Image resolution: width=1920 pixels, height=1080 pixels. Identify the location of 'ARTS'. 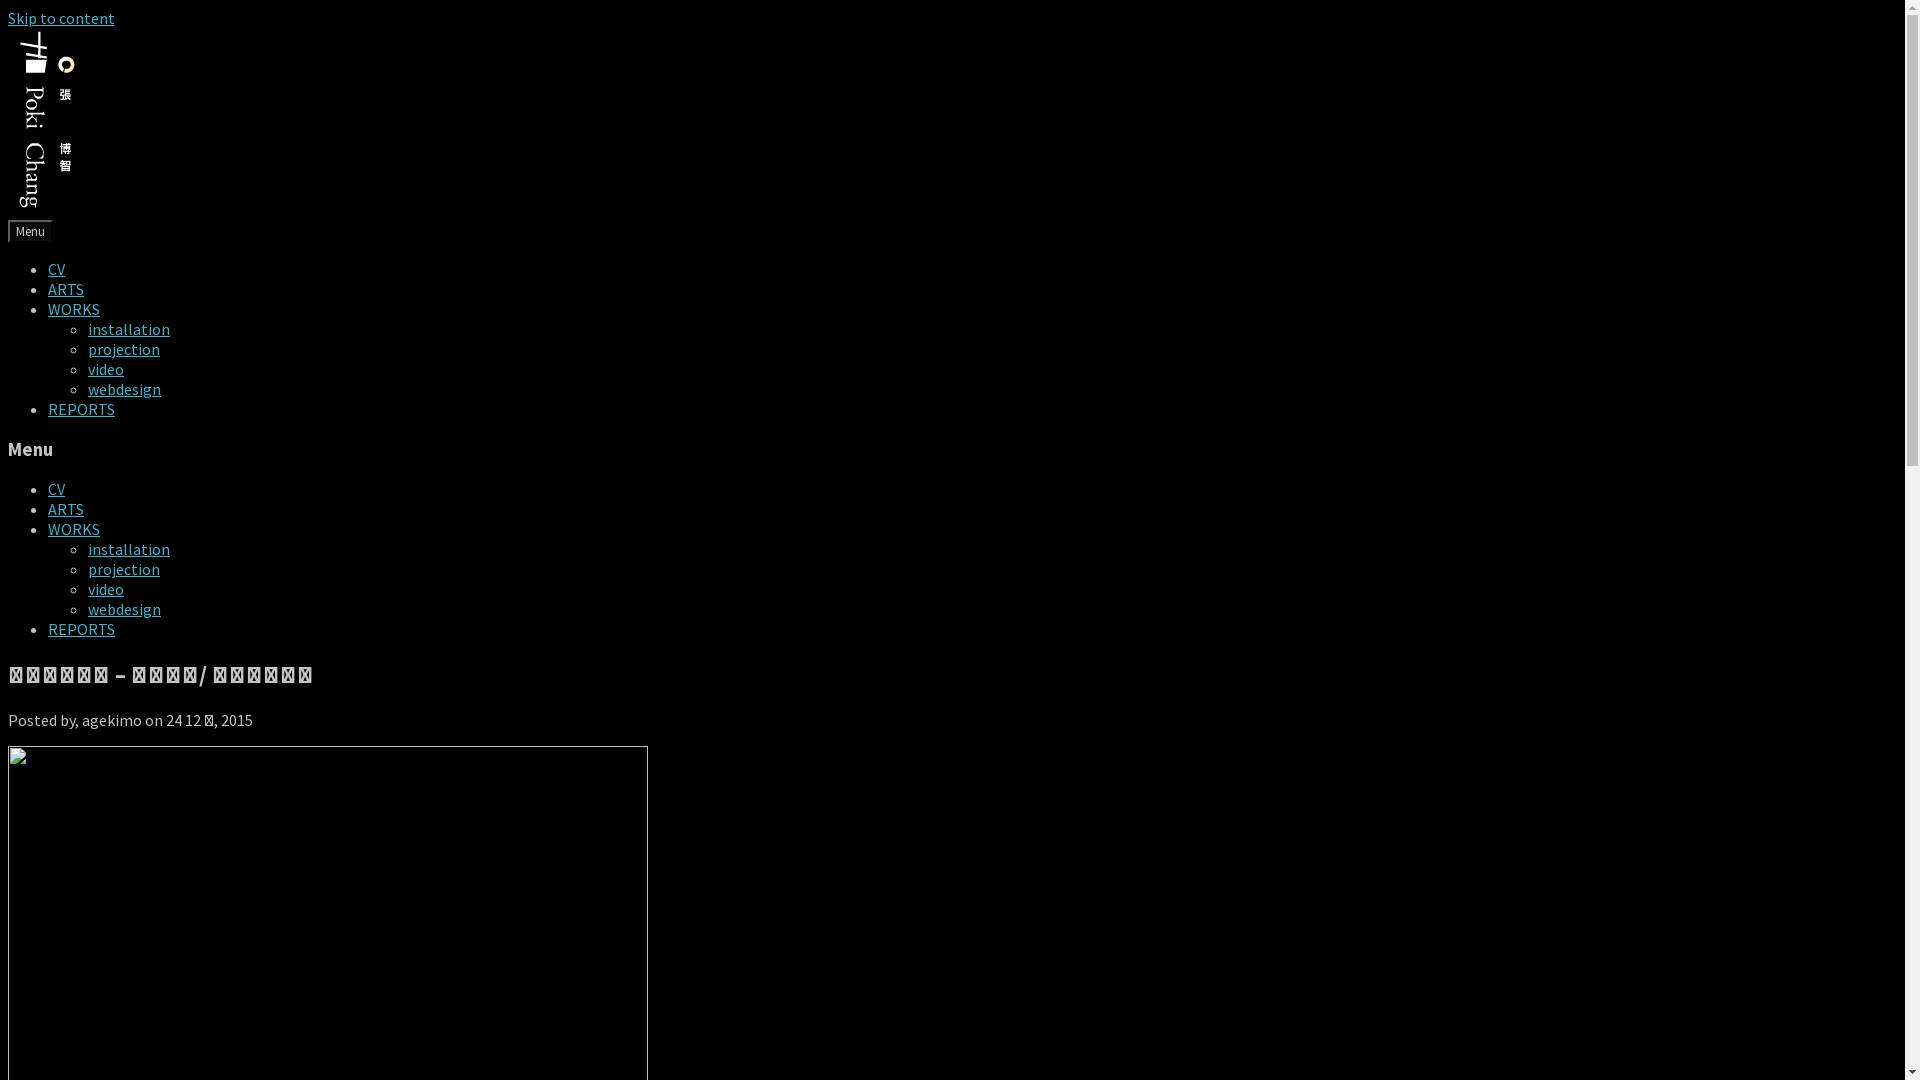
(66, 289).